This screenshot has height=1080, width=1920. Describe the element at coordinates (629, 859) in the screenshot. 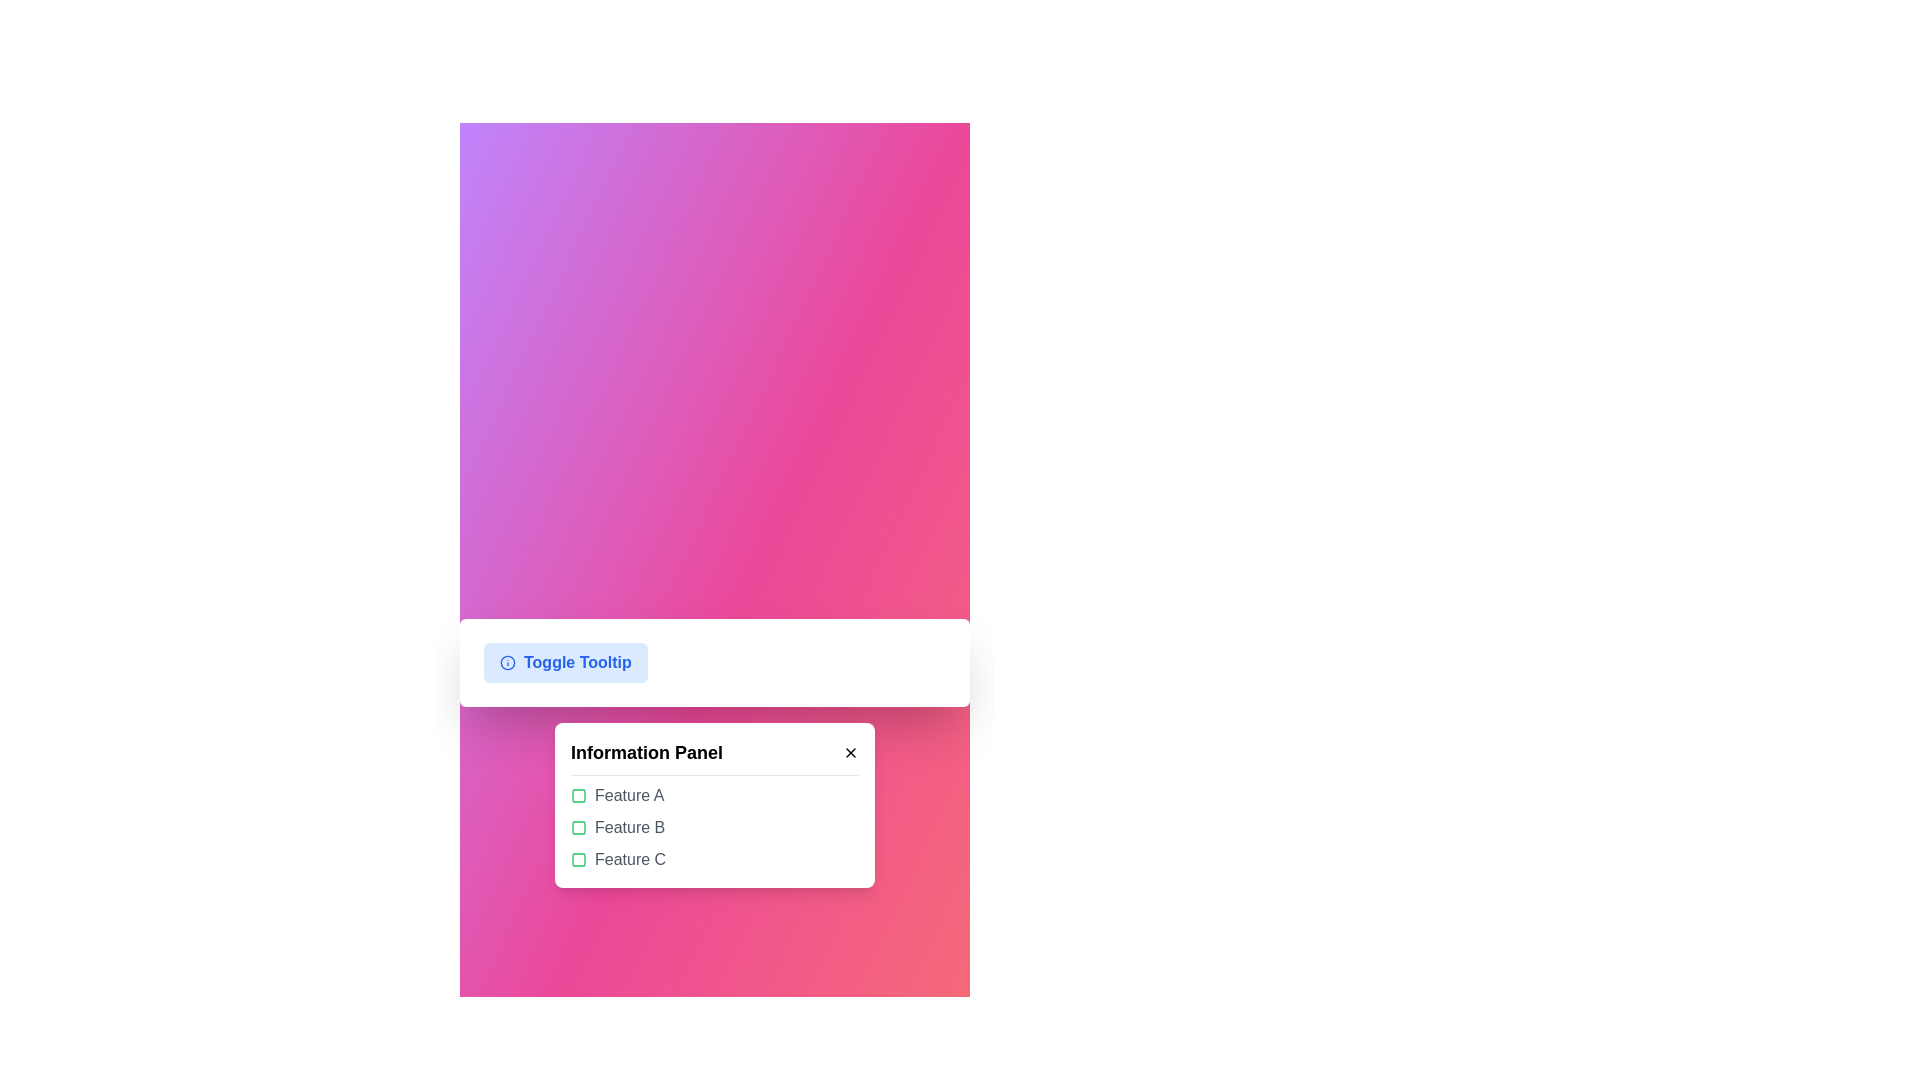

I see `the text label indicating 'Feature C' located in the Information Panel, which is the third item in the vertical list of features` at that location.